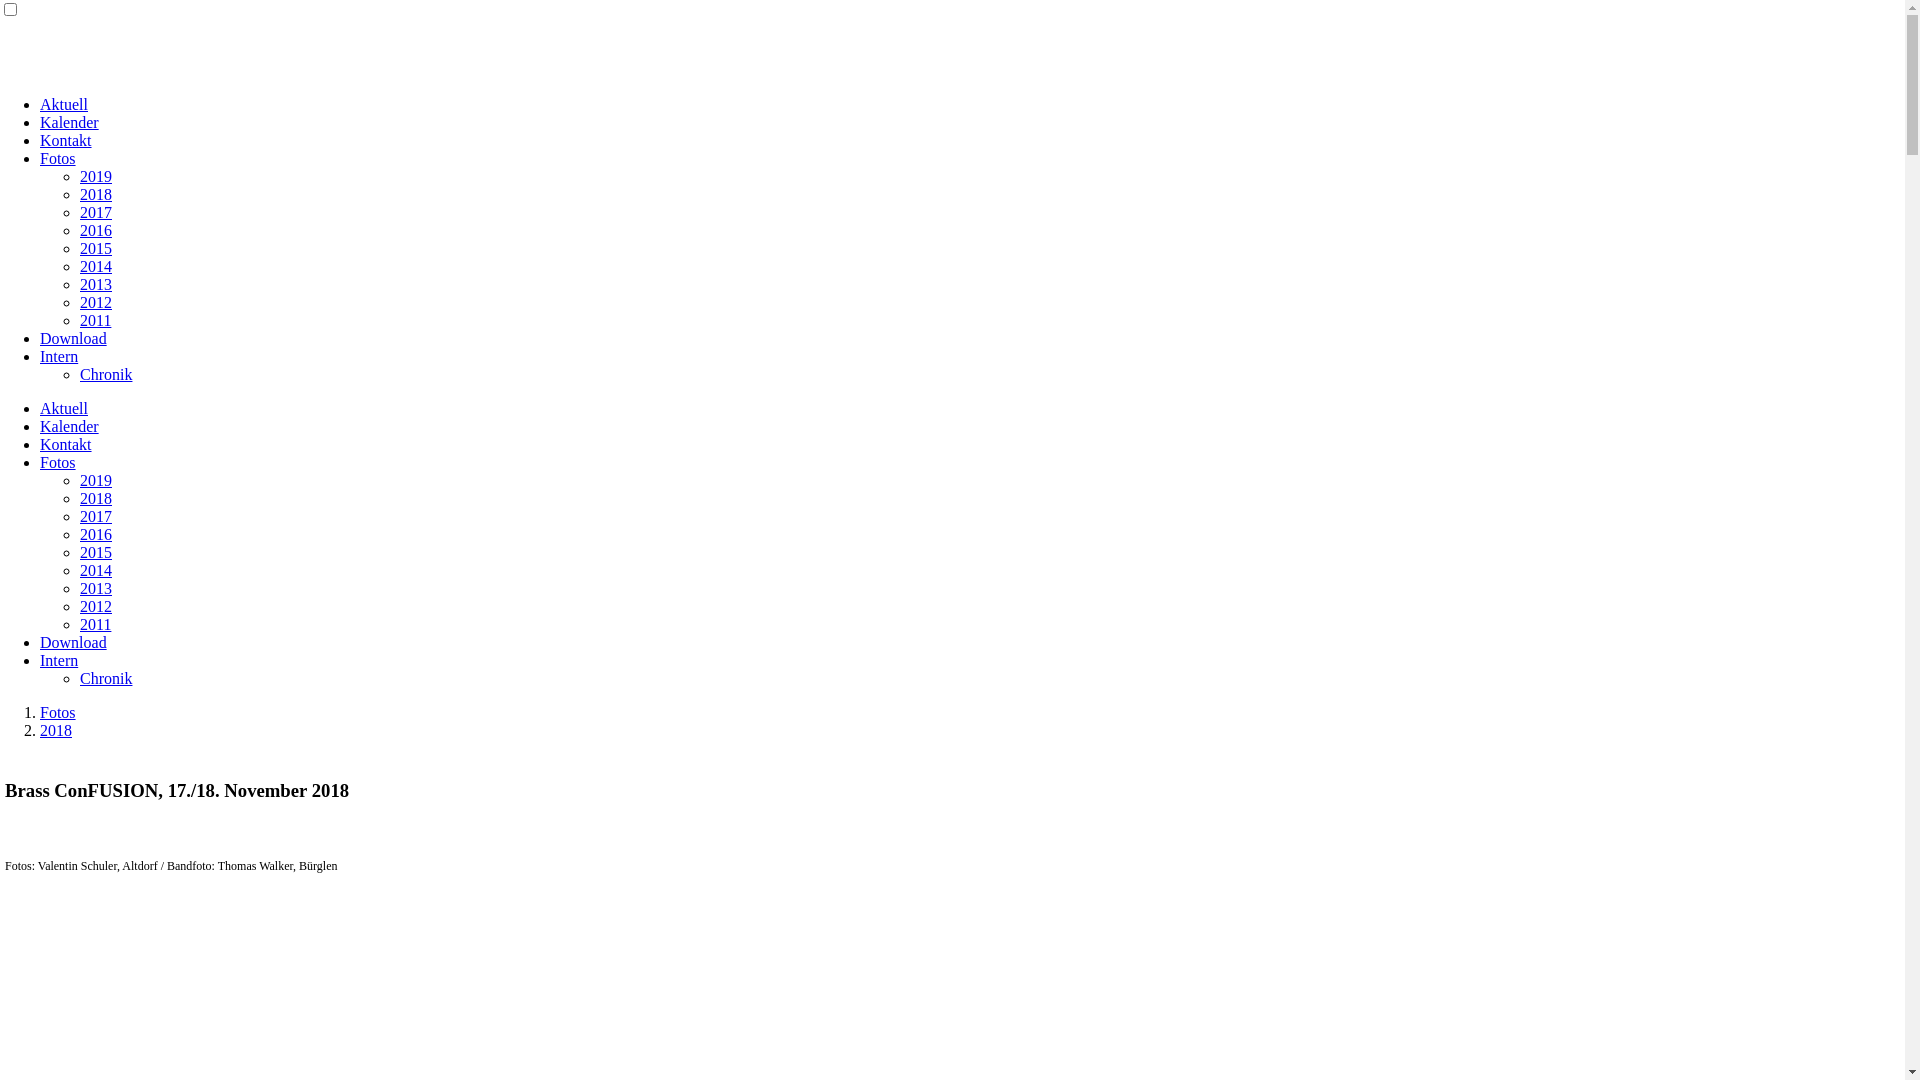 This screenshot has width=1920, height=1080. What do you see at coordinates (66, 443) in the screenshot?
I see `'Kontakt'` at bounding box center [66, 443].